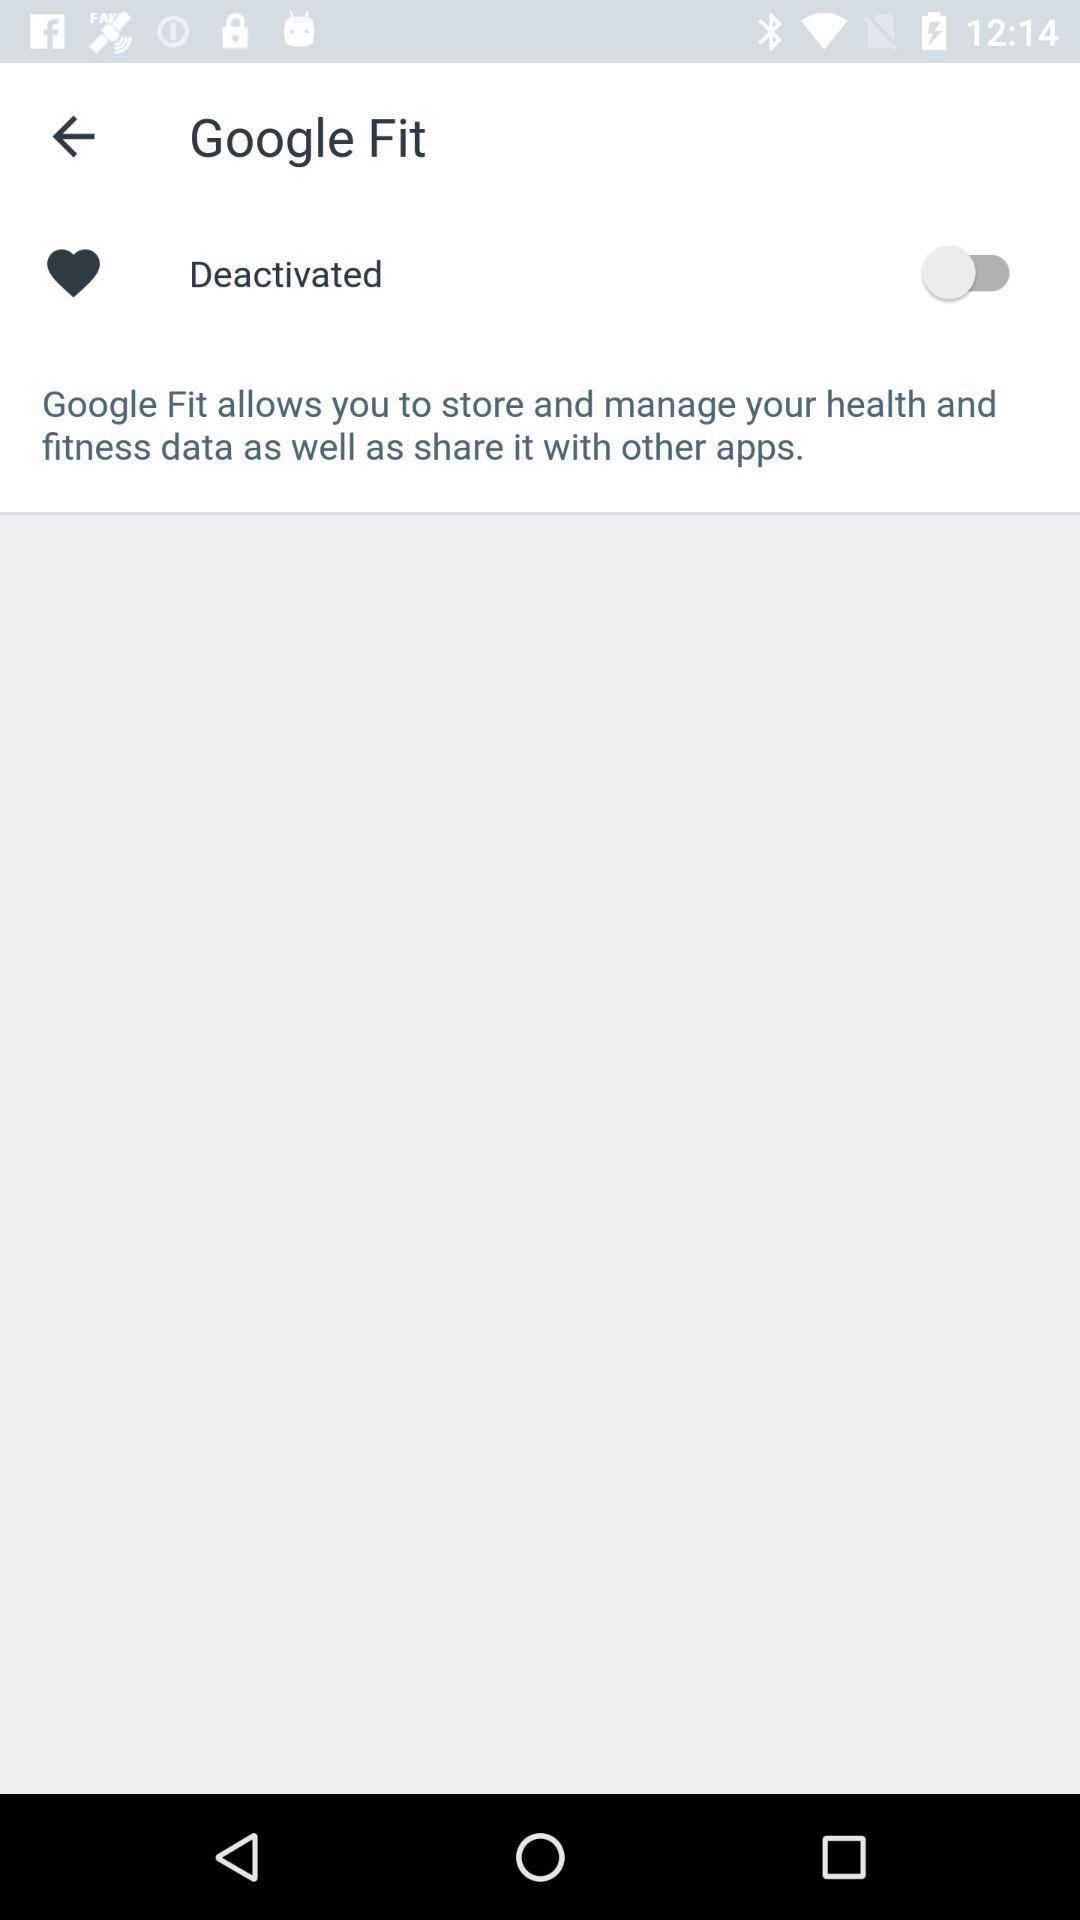 Image resolution: width=1080 pixels, height=1920 pixels. What do you see at coordinates (72, 135) in the screenshot?
I see `icon to the left of the google fit` at bounding box center [72, 135].